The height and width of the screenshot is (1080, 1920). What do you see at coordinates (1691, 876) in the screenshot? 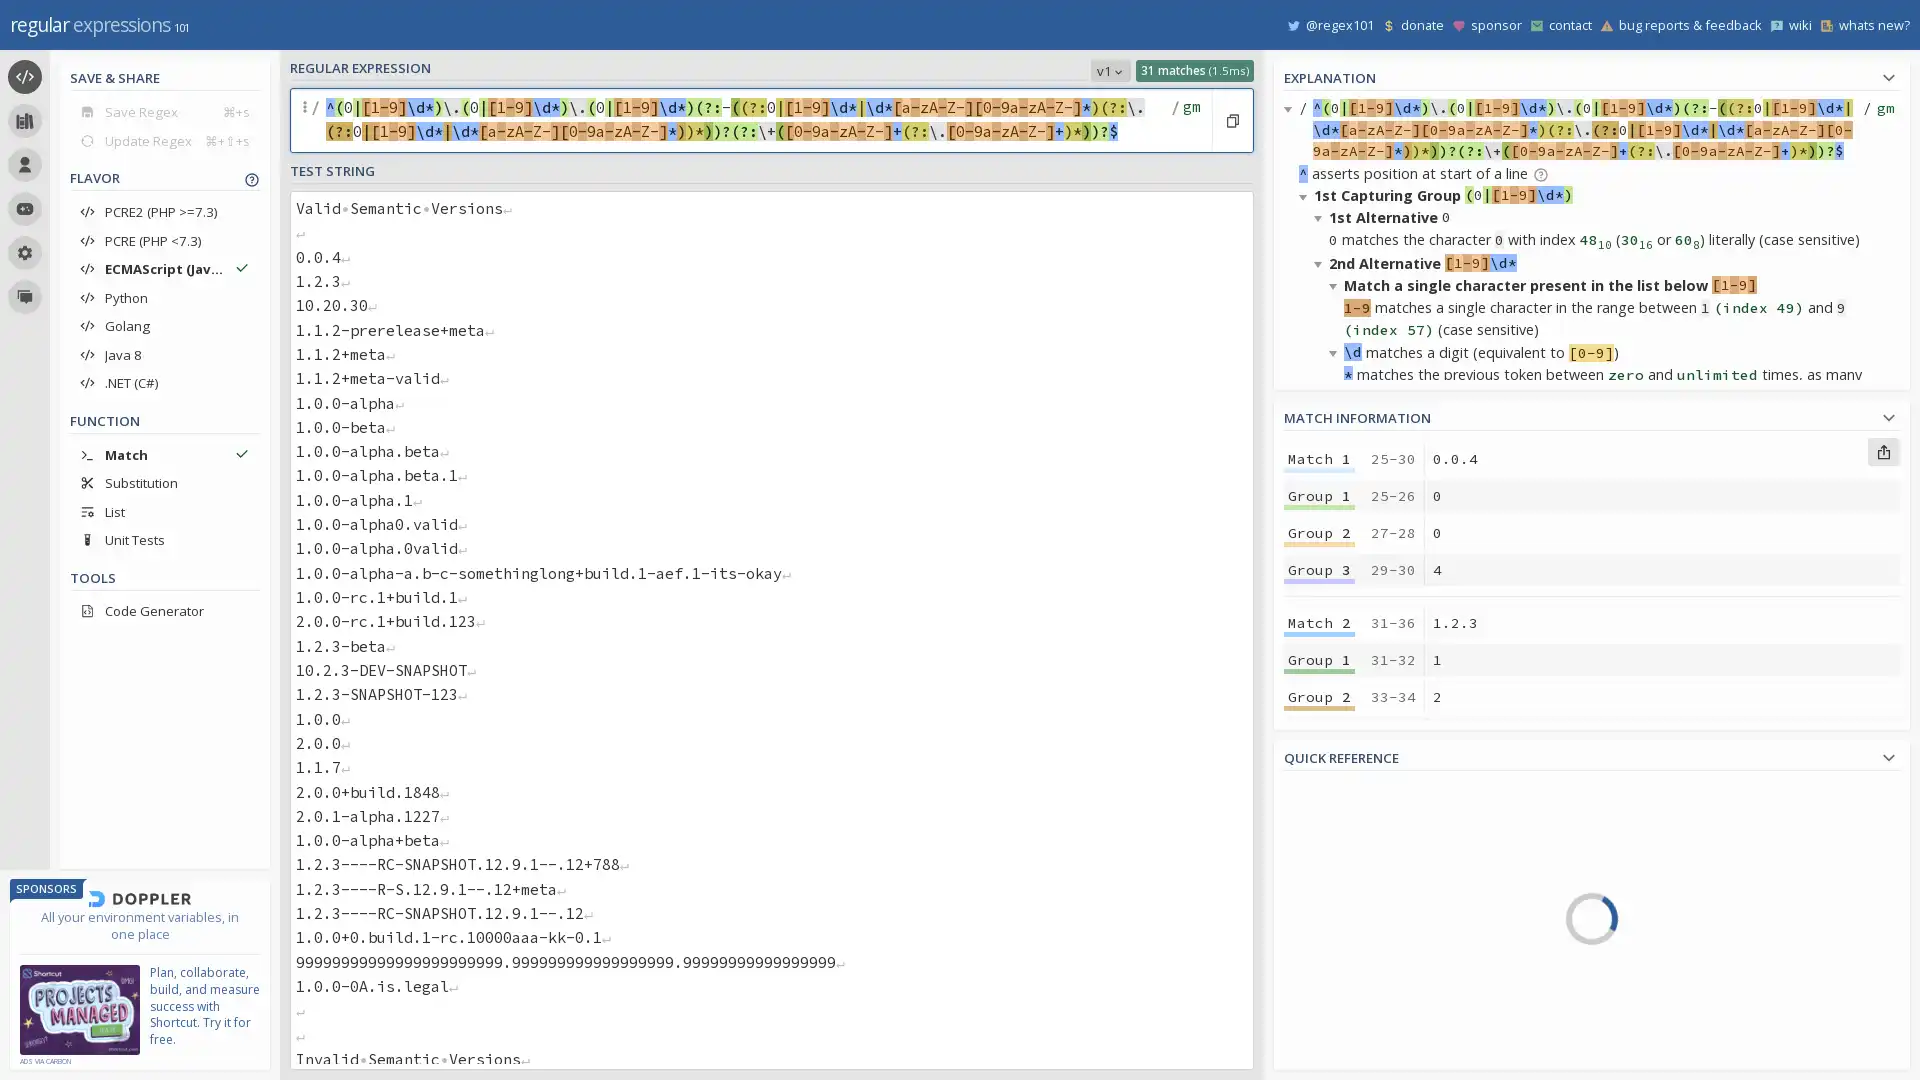
I see `A character not in the range: a-z [^a-z]` at bounding box center [1691, 876].